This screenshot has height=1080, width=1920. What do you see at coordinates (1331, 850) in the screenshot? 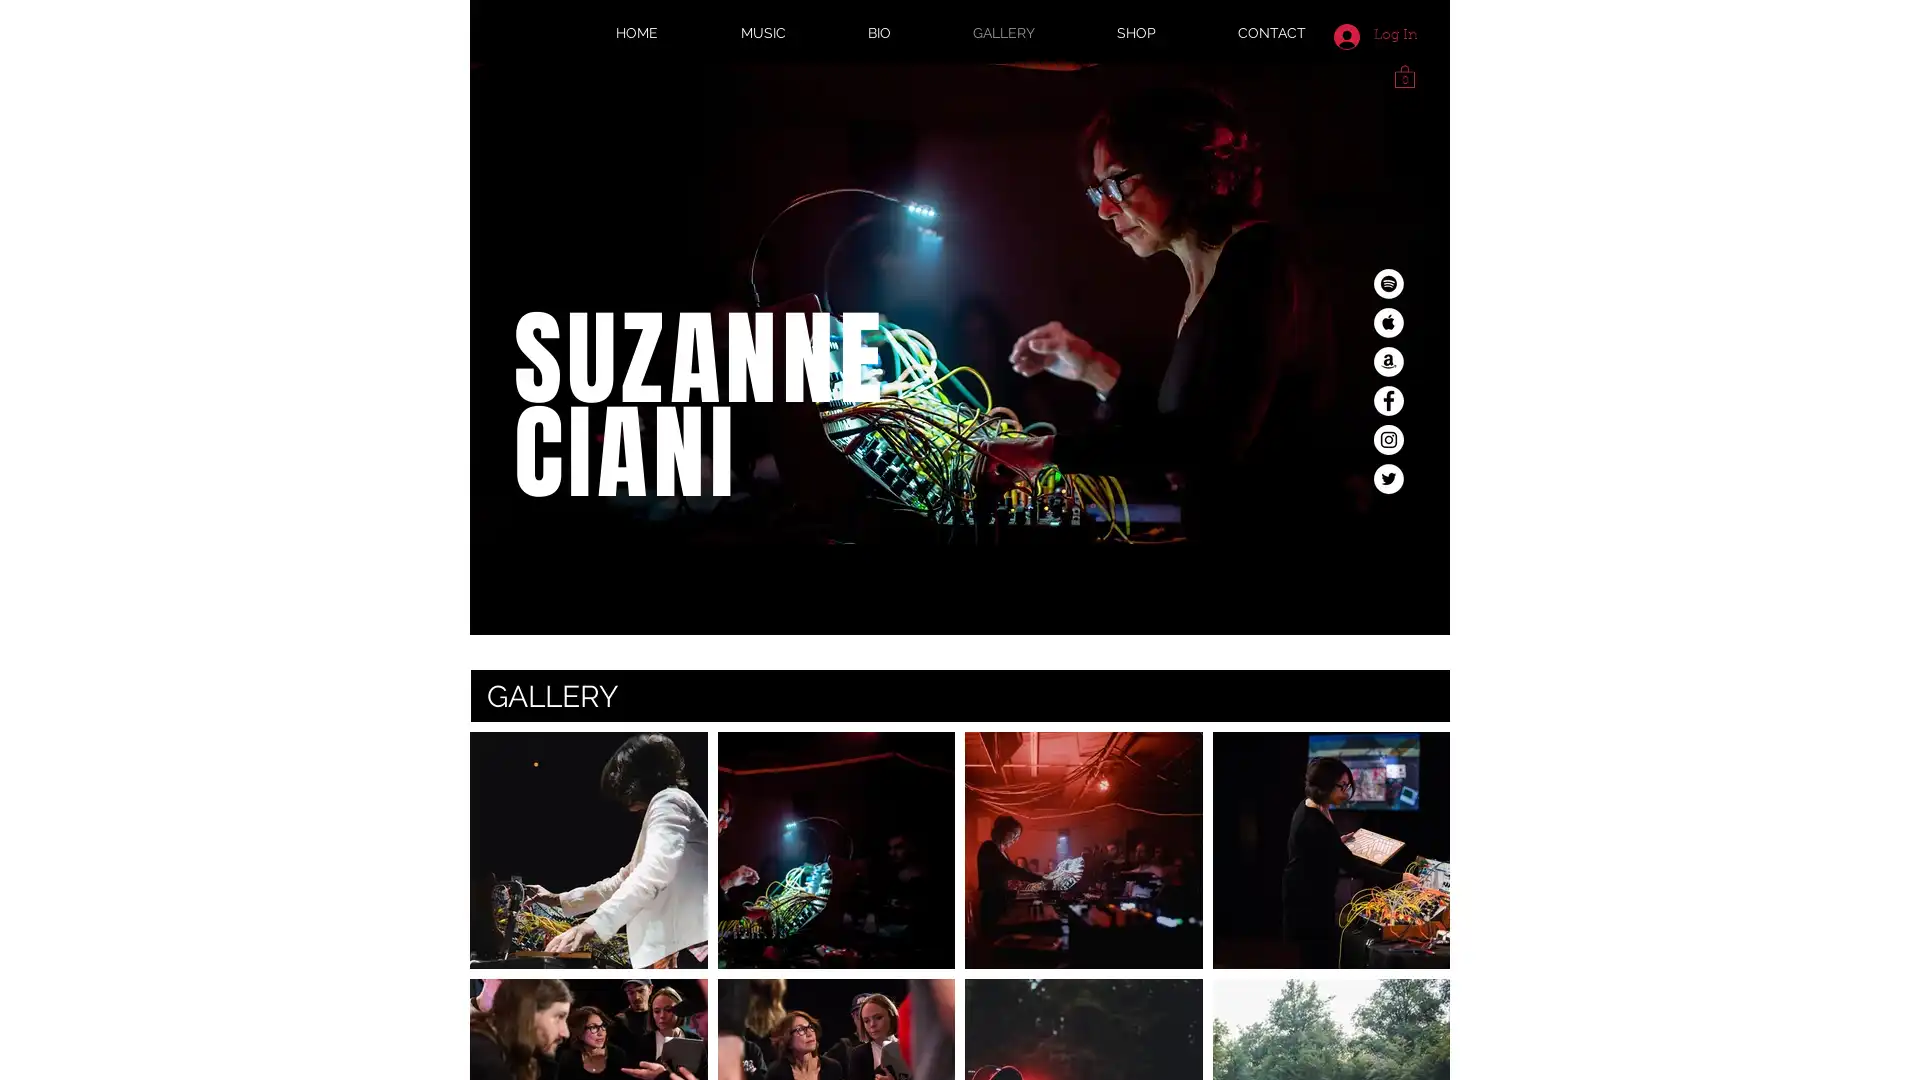
I see `2016 RBMA Buchla Demo` at bounding box center [1331, 850].